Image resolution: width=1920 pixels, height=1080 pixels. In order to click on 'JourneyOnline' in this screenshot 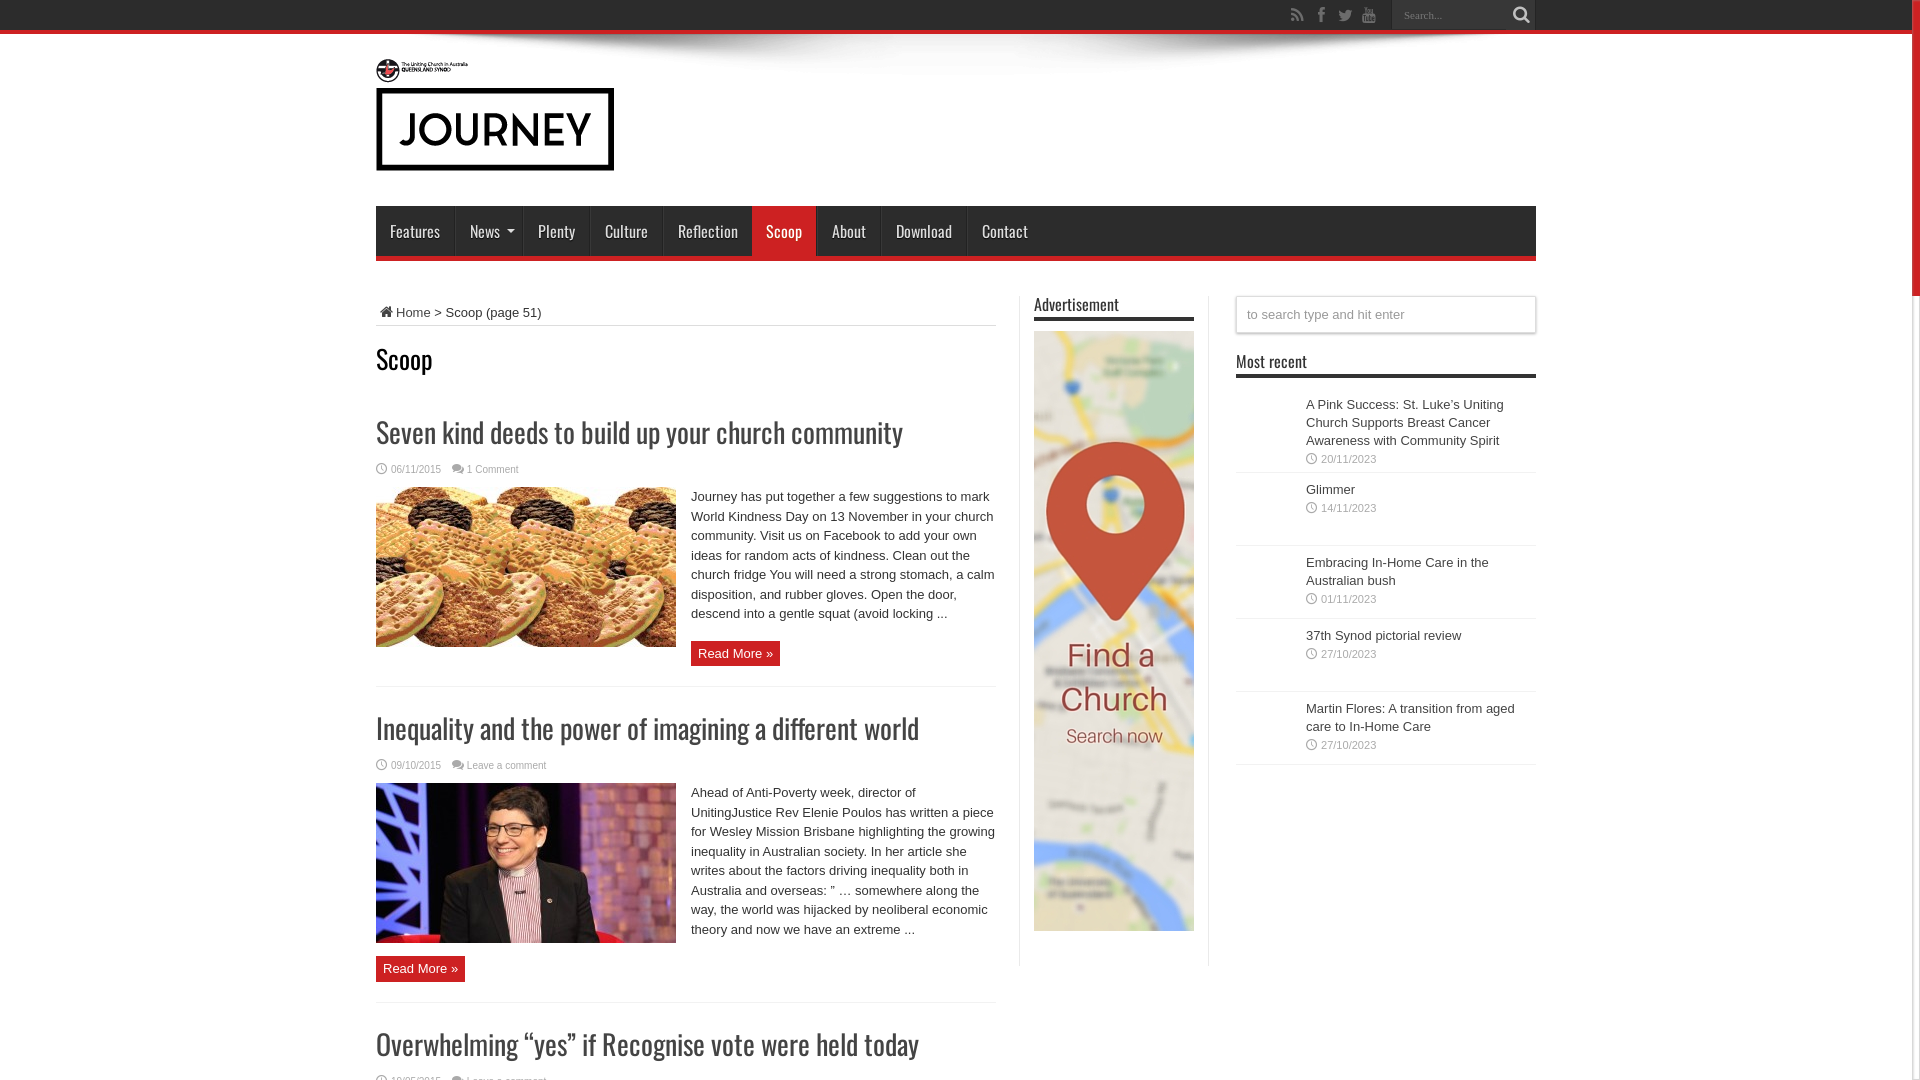, I will do `click(494, 154)`.